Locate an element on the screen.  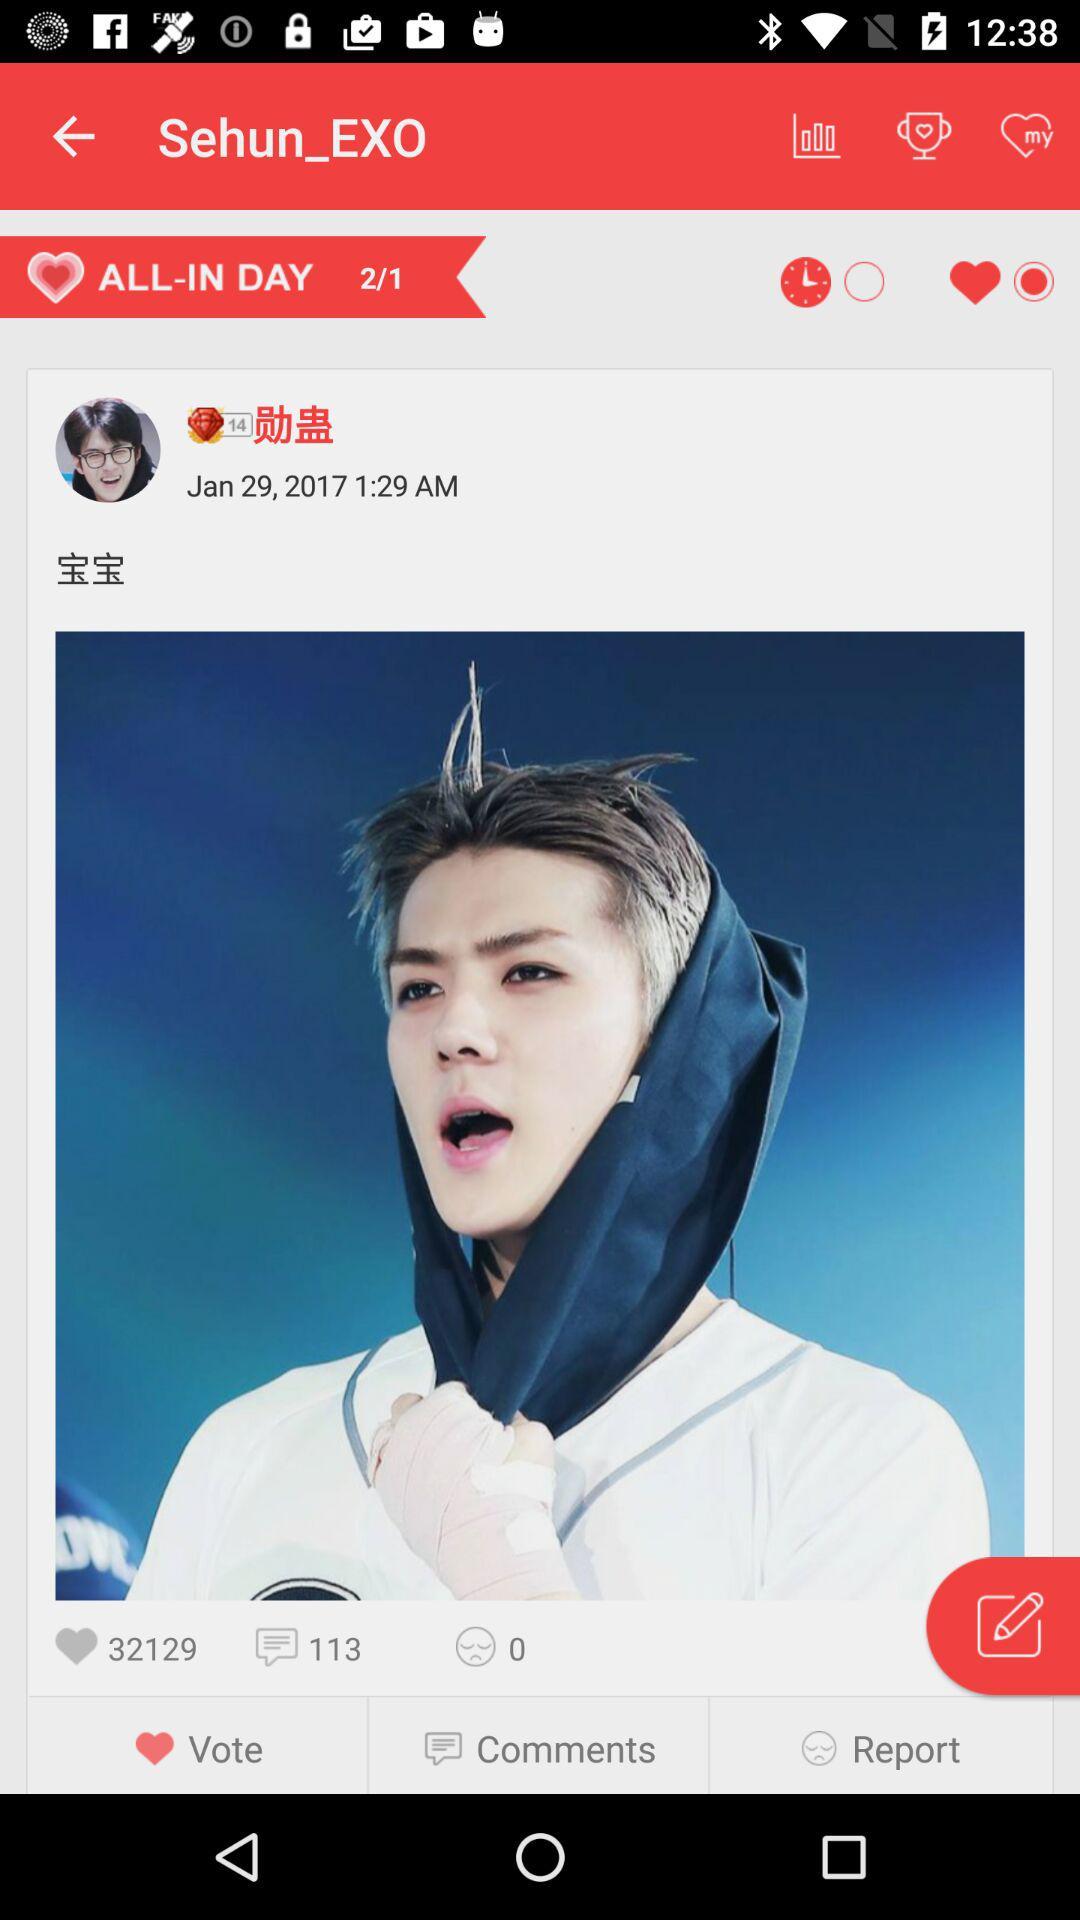
item above comments item is located at coordinates (482, 1646).